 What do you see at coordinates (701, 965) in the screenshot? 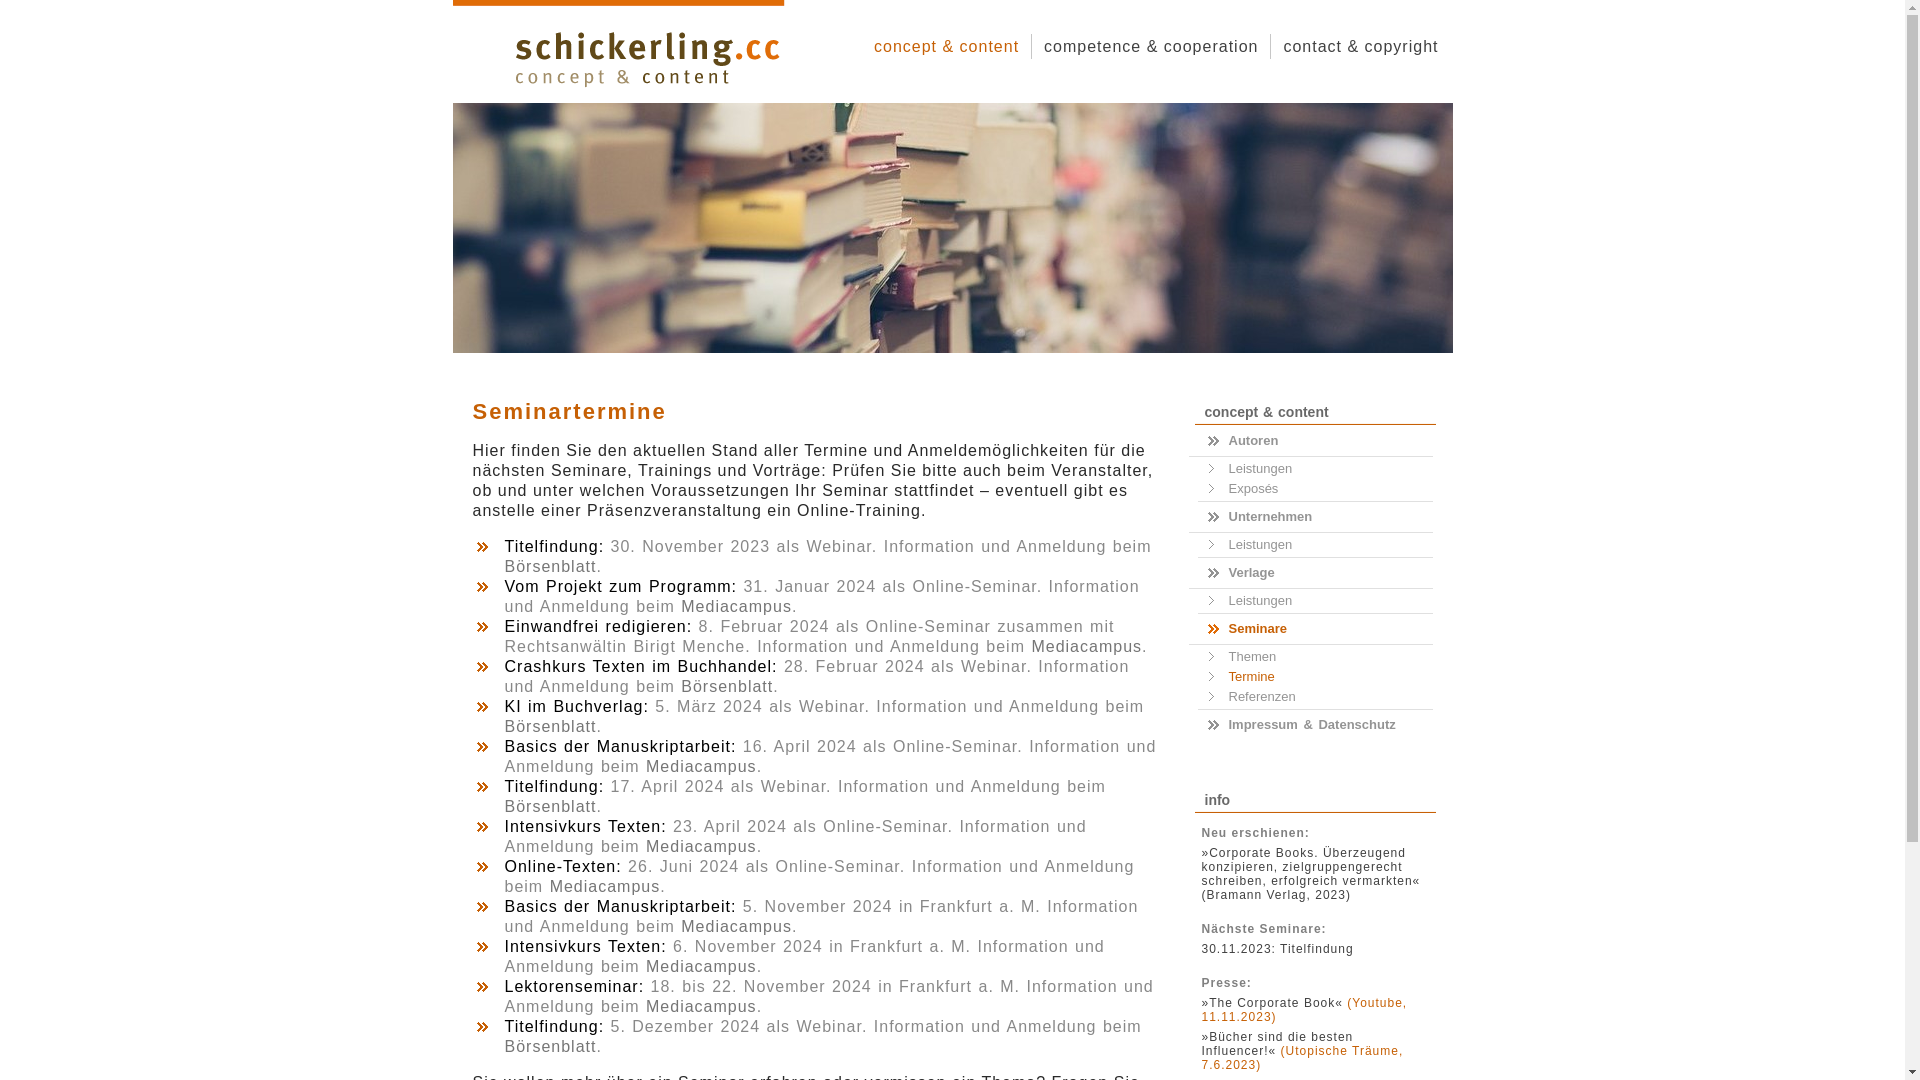
I see `'Mediacampus'` at bounding box center [701, 965].